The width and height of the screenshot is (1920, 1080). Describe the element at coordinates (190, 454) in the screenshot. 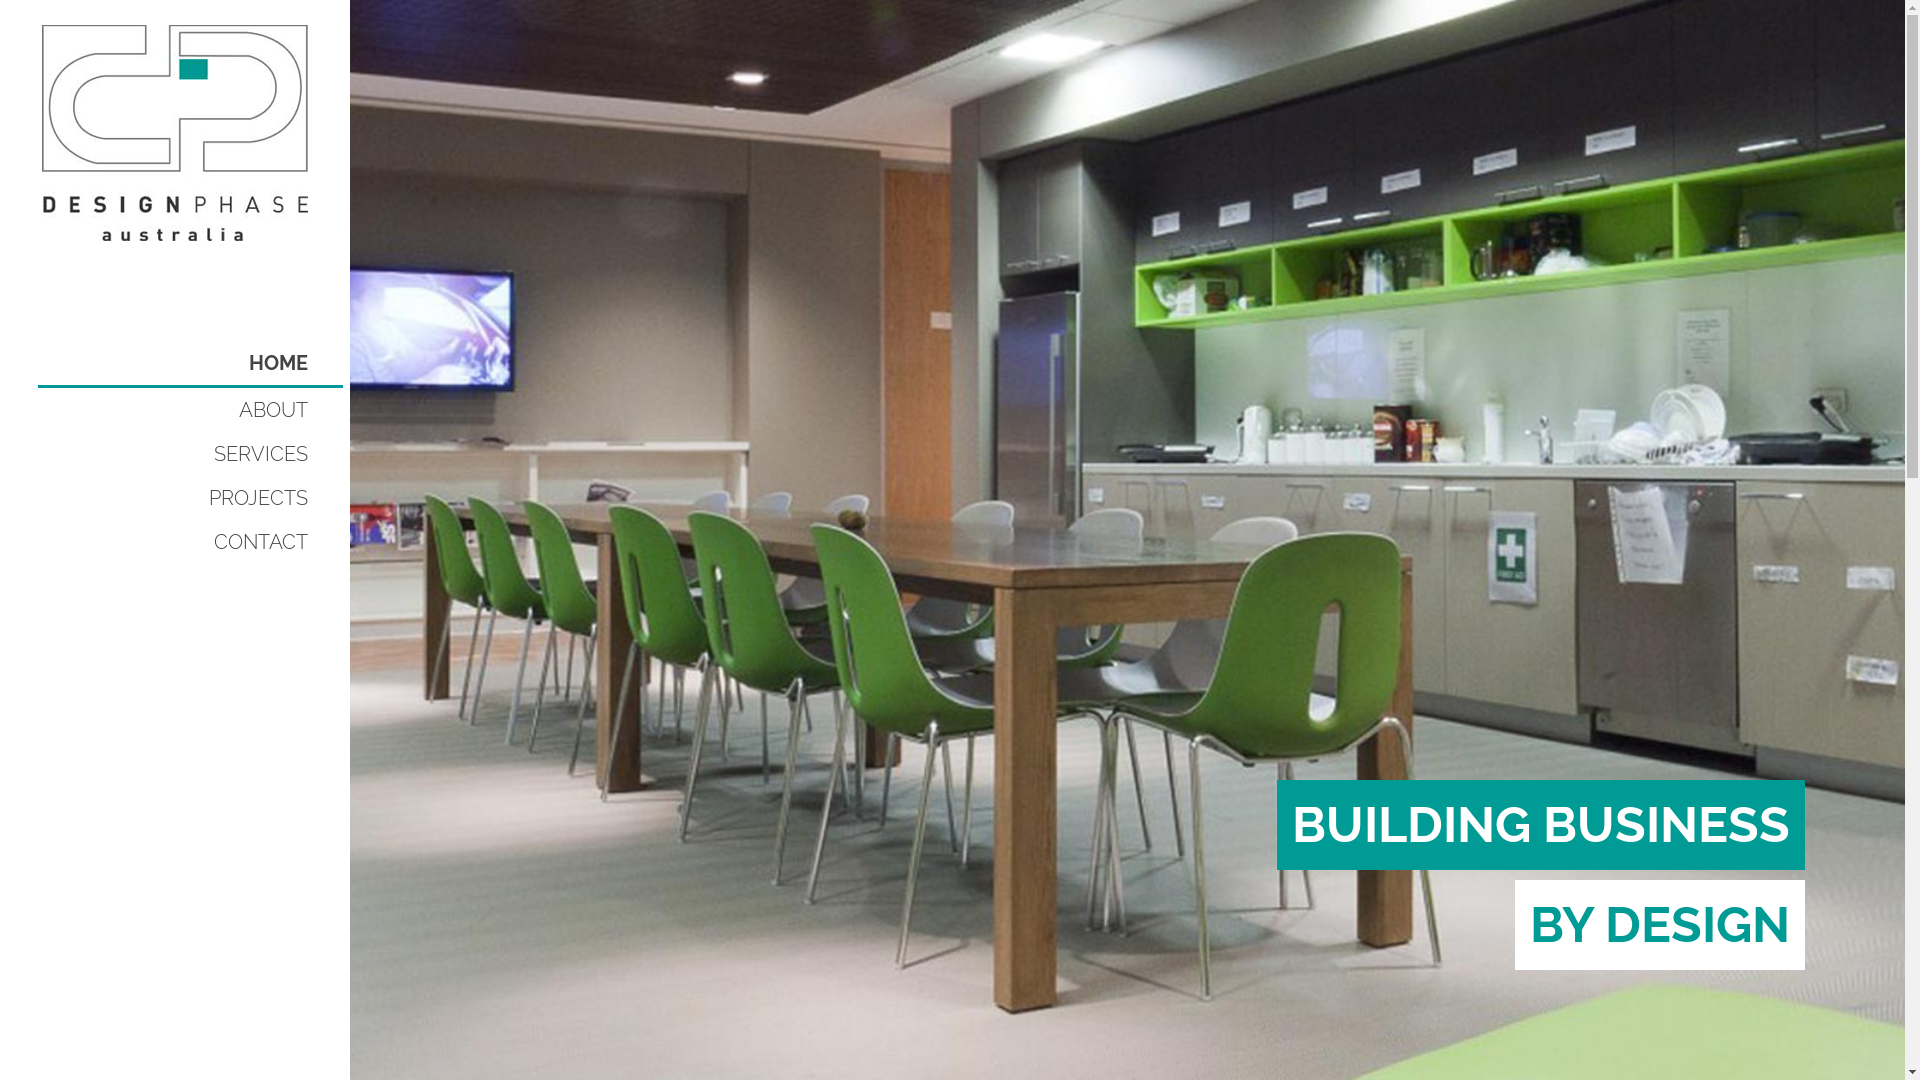

I see `'SERVICES'` at that location.